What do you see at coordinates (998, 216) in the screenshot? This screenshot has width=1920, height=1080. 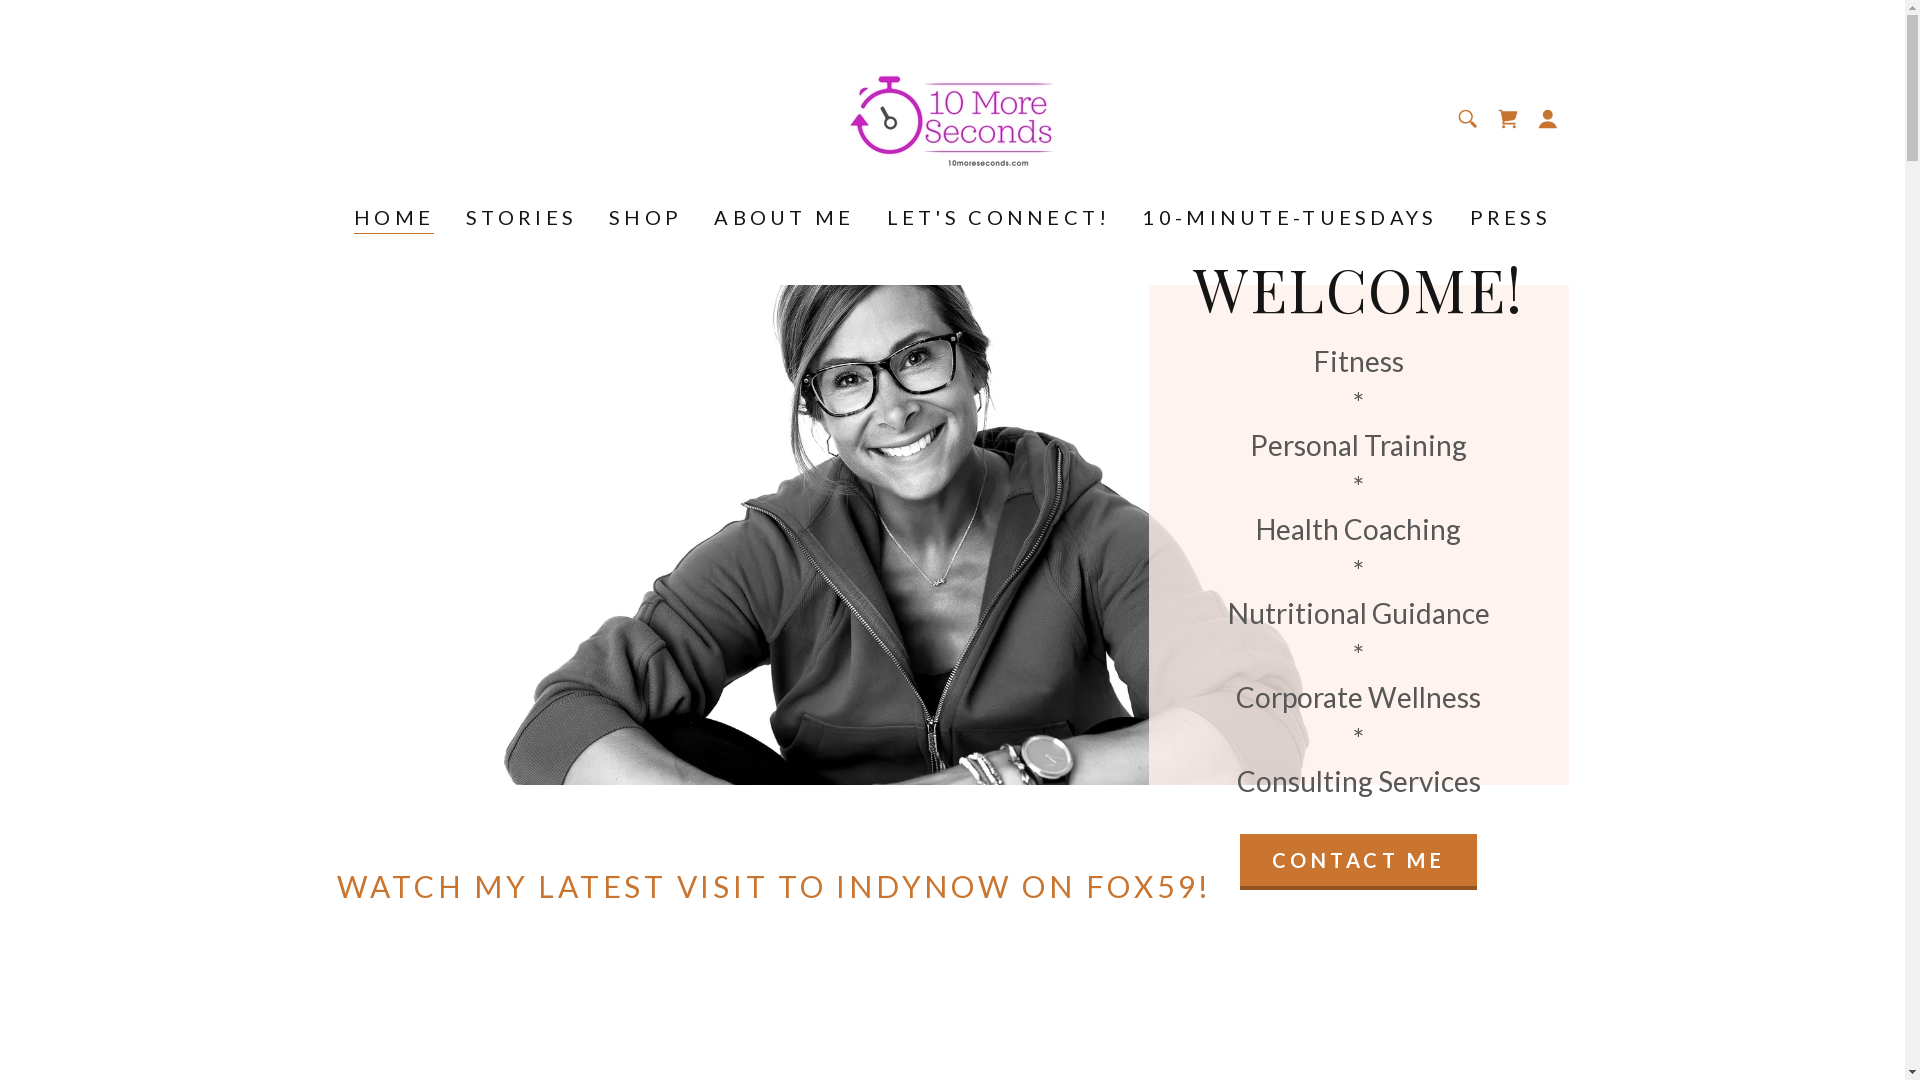 I see `'LET'S CONNECT!'` at bounding box center [998, 216].